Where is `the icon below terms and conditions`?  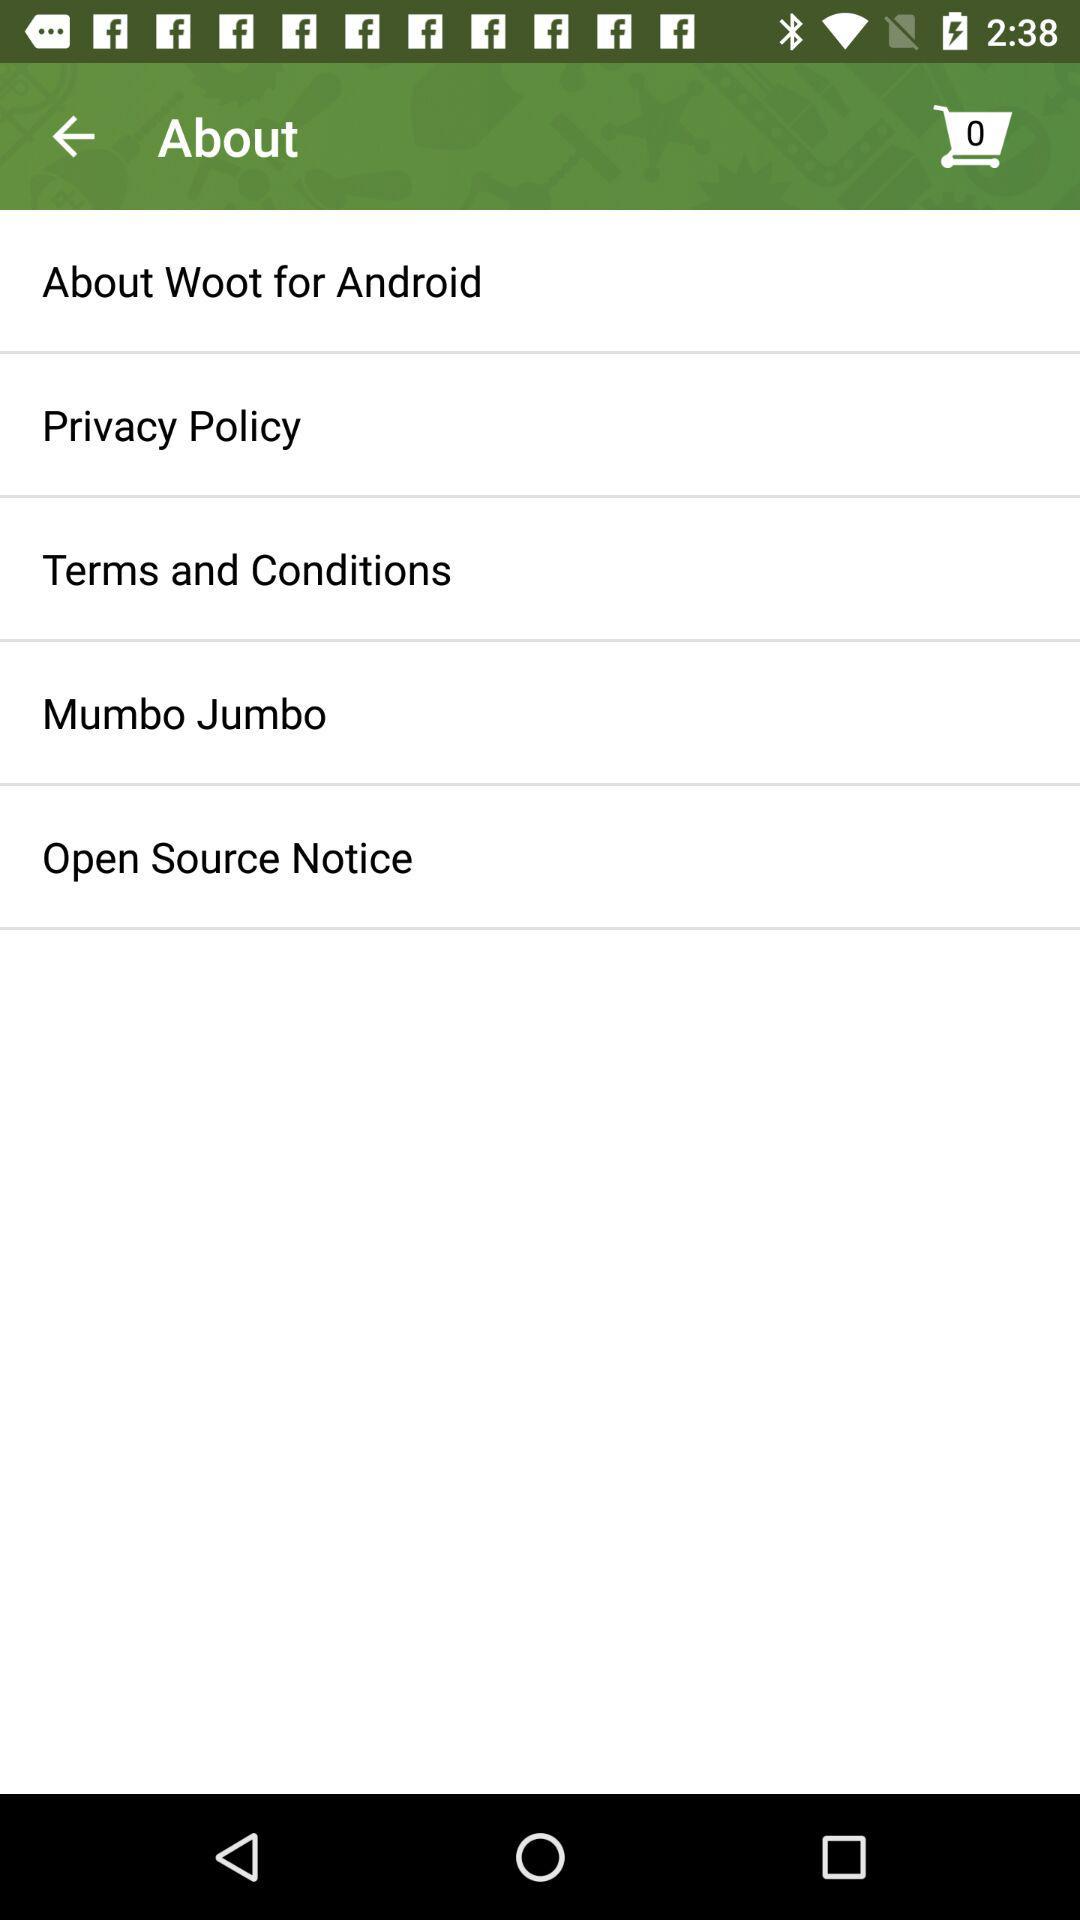
the icon below terms and conditions is located at coordinates (184, 712).